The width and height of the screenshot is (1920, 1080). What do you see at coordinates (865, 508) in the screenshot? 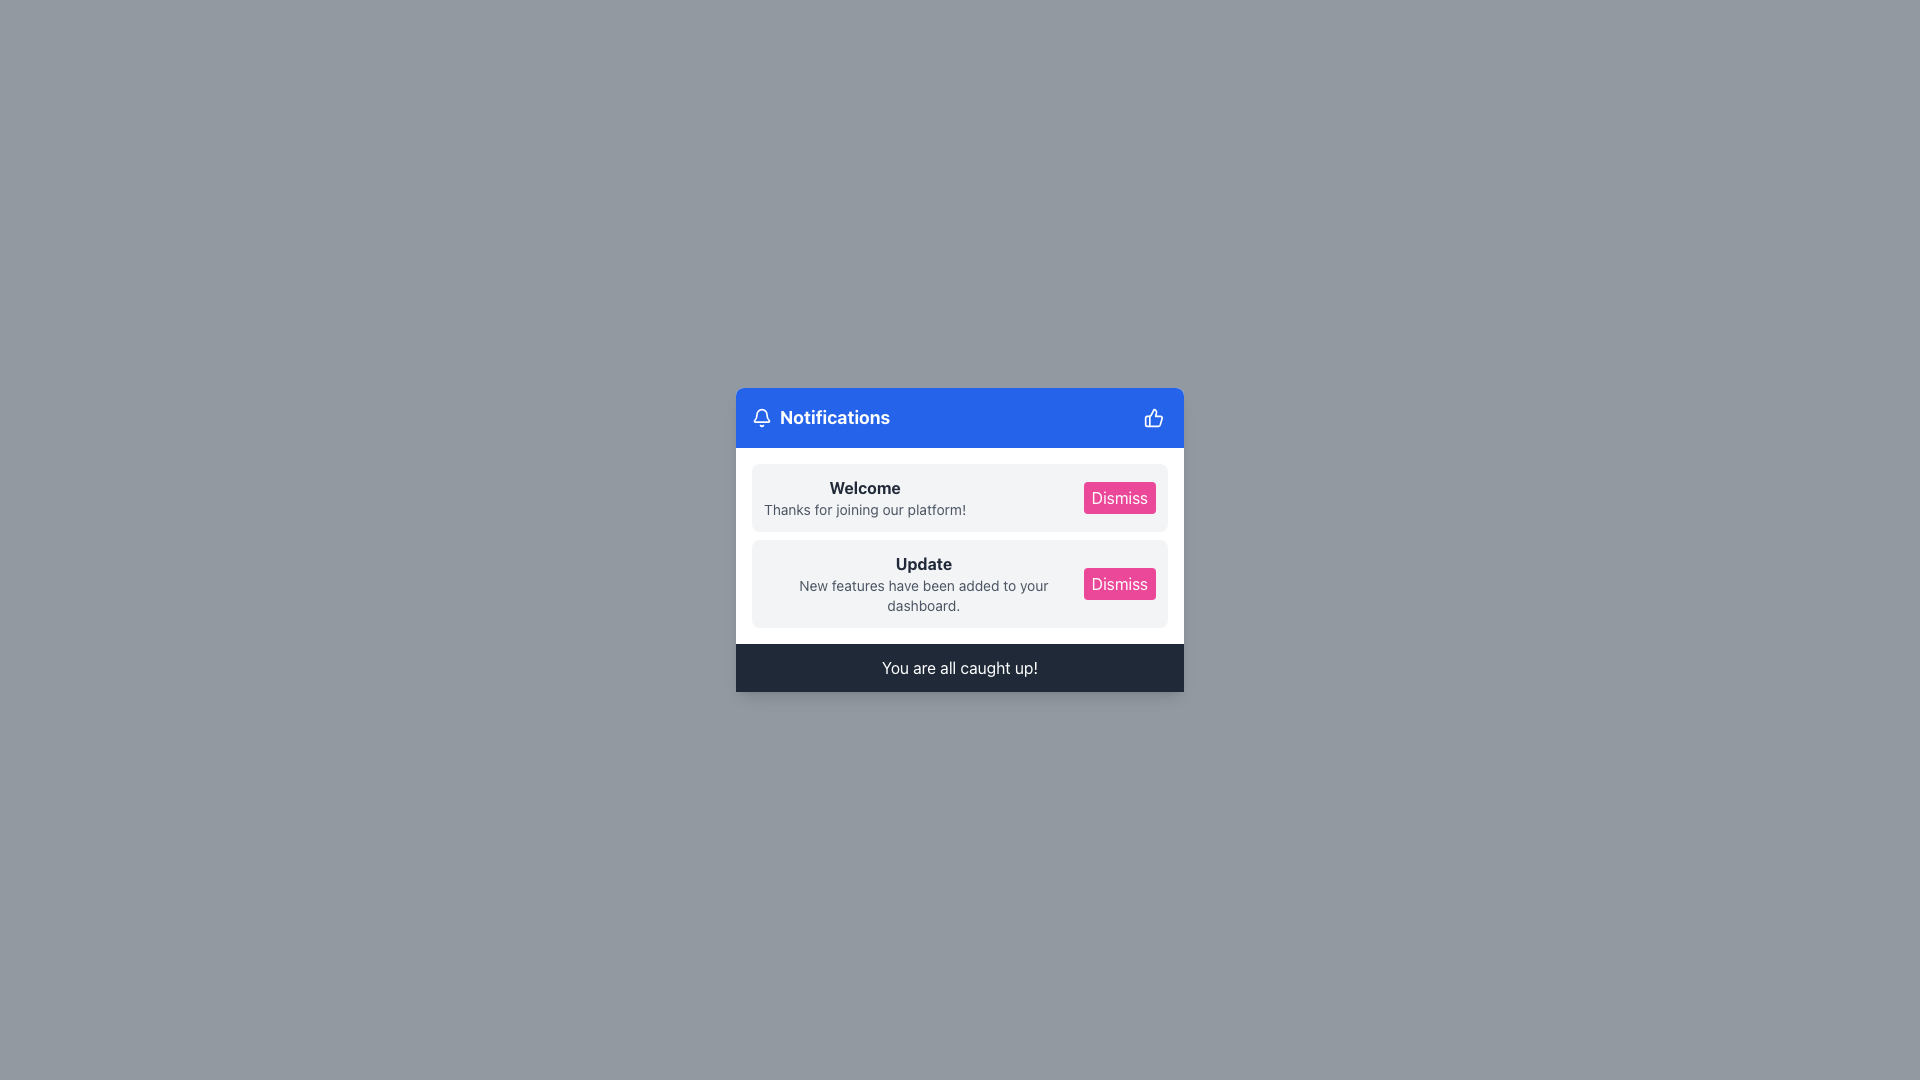
I see `the supportive text block located directly beneath the 'Welcome' headline within the notification card` at bounding box center [865, 508].